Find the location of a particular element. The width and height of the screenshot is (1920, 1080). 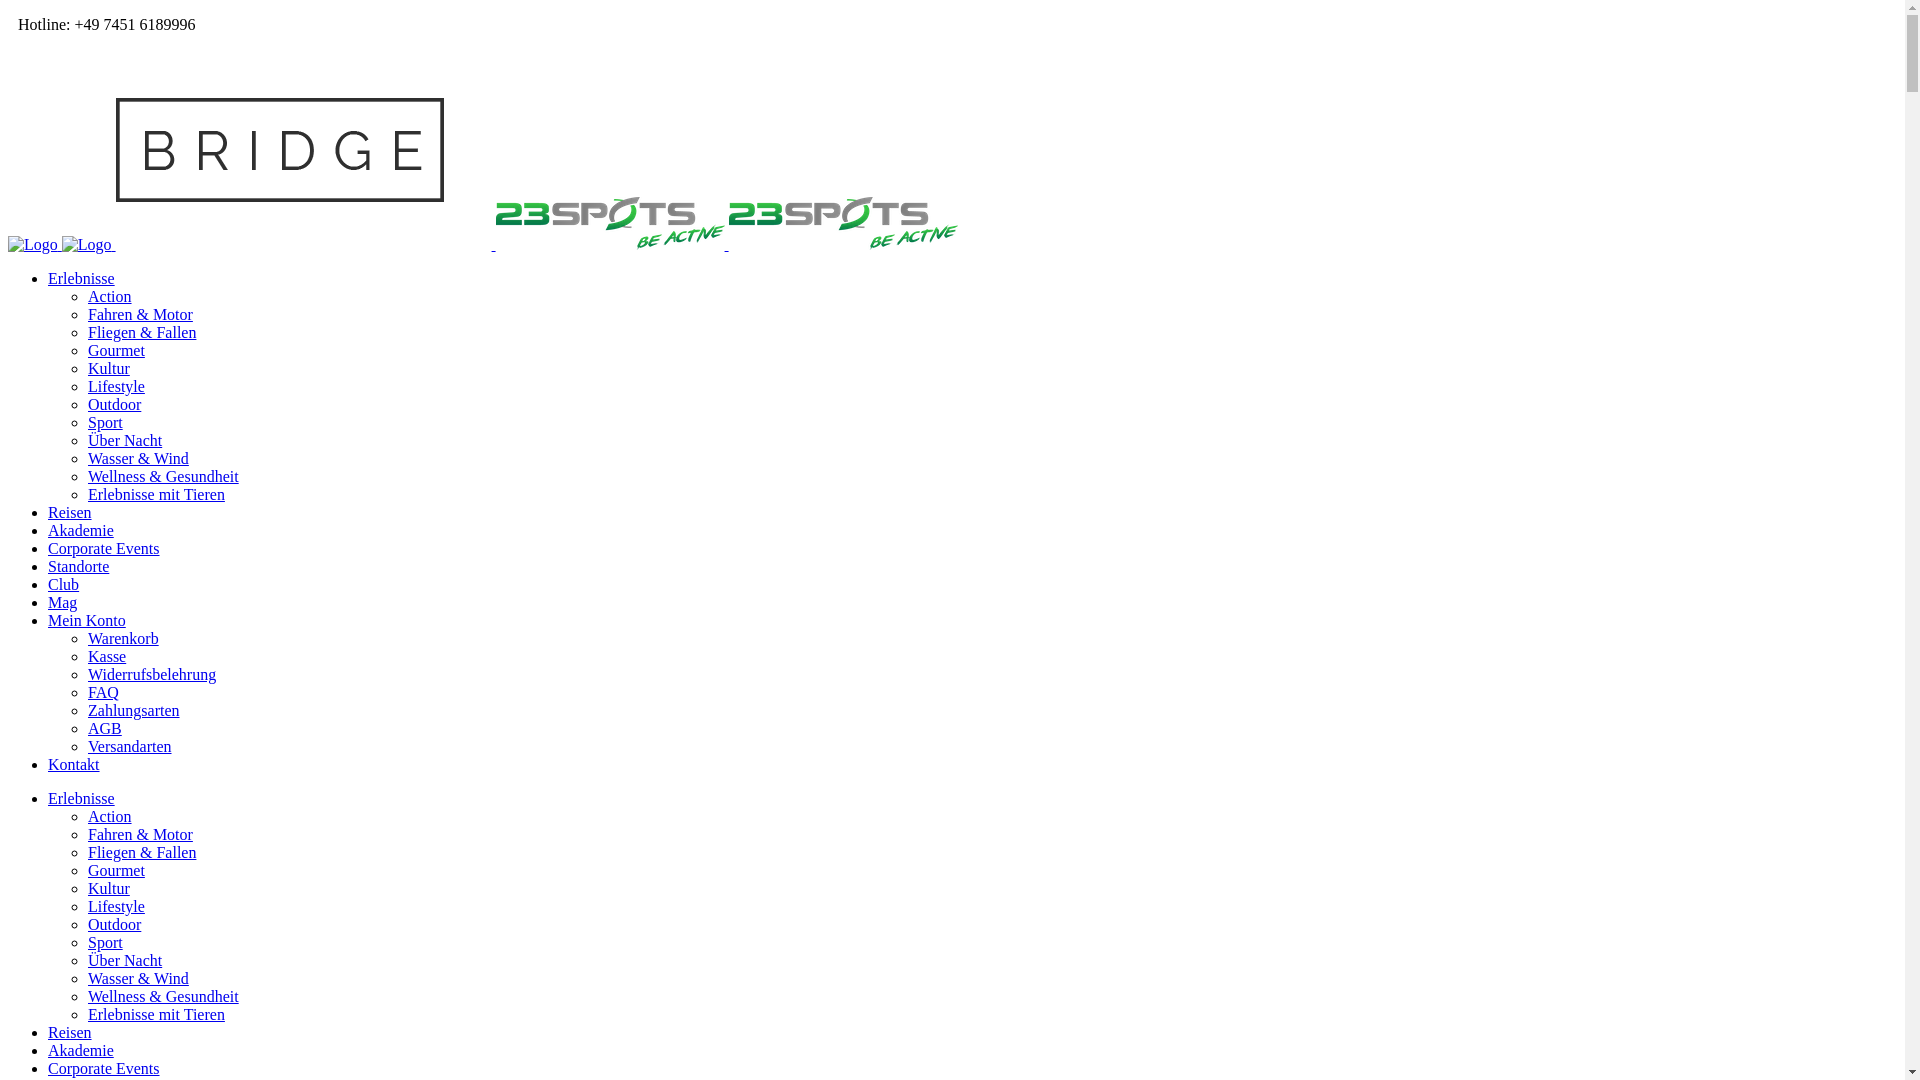

'Kultur' is located at coordinates (108, 887).